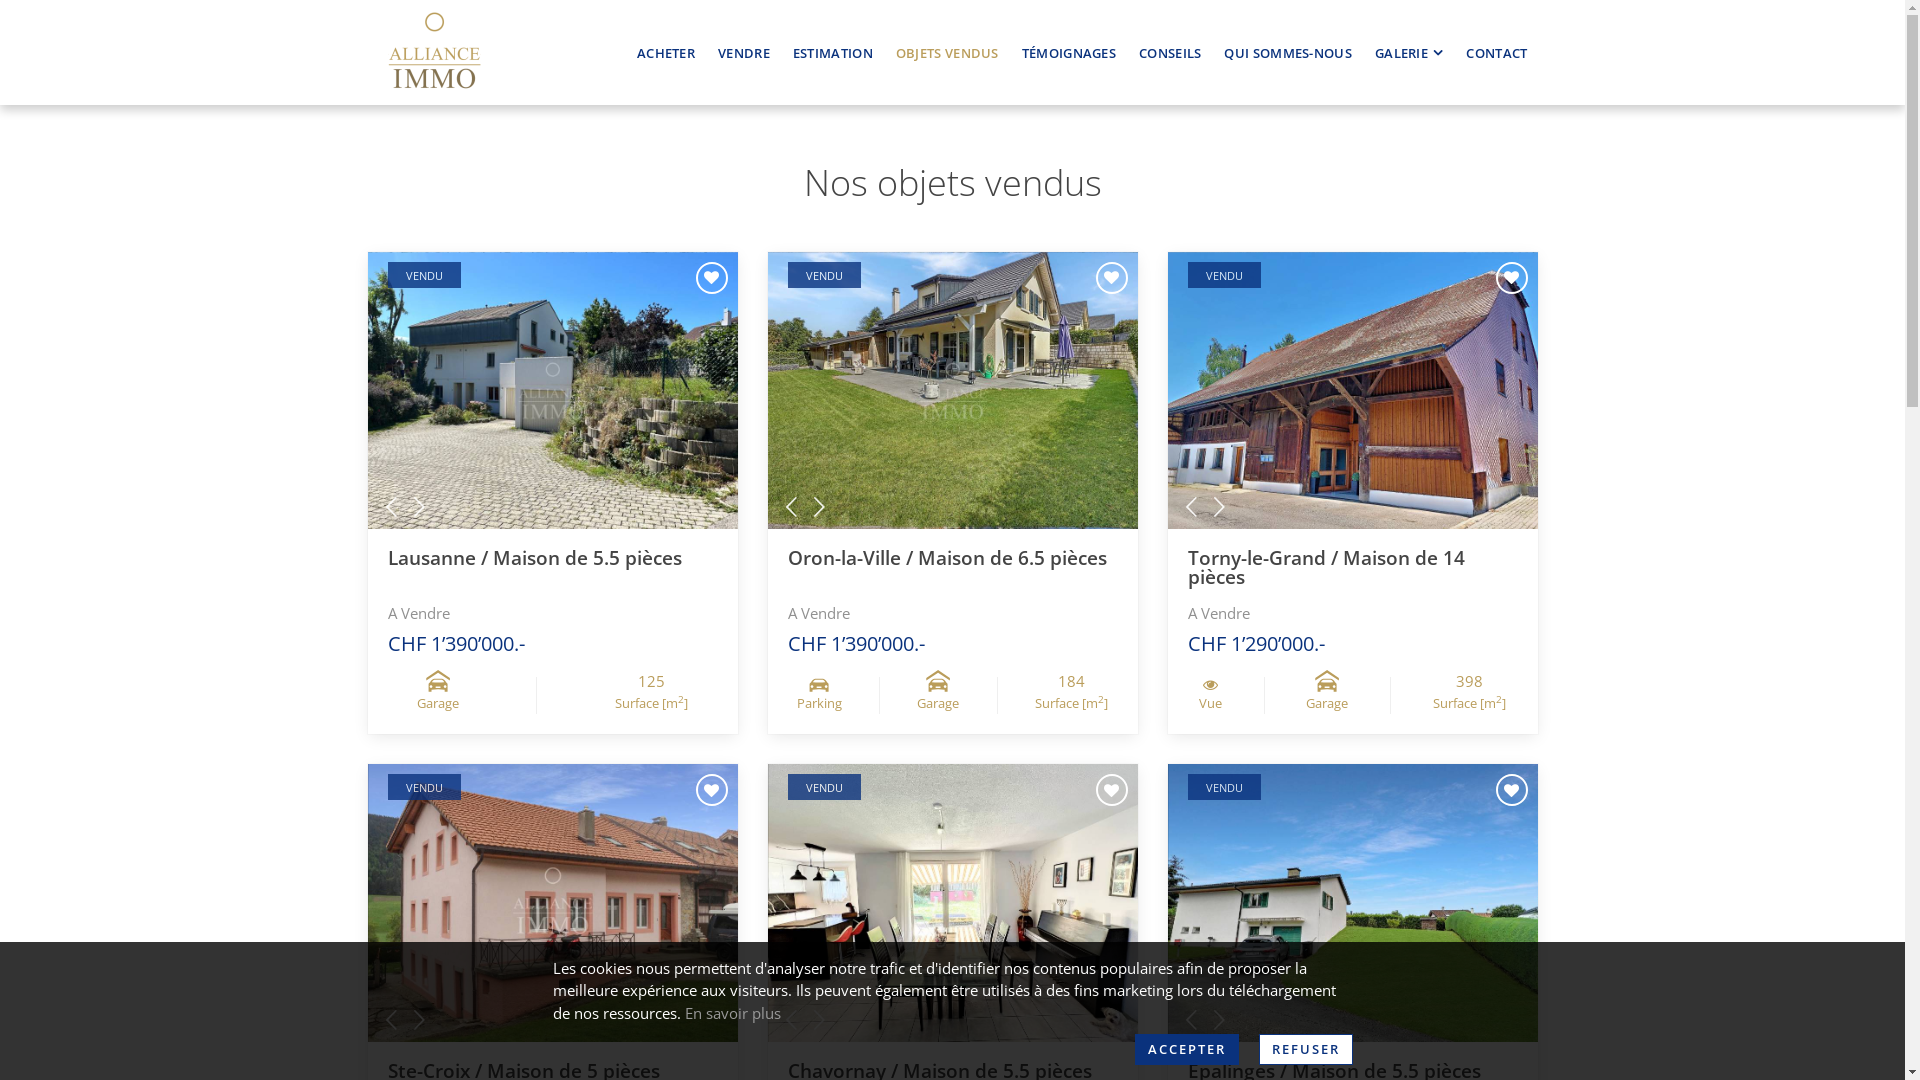  I want to click on 'REFUSER', so click(1305, 1048).